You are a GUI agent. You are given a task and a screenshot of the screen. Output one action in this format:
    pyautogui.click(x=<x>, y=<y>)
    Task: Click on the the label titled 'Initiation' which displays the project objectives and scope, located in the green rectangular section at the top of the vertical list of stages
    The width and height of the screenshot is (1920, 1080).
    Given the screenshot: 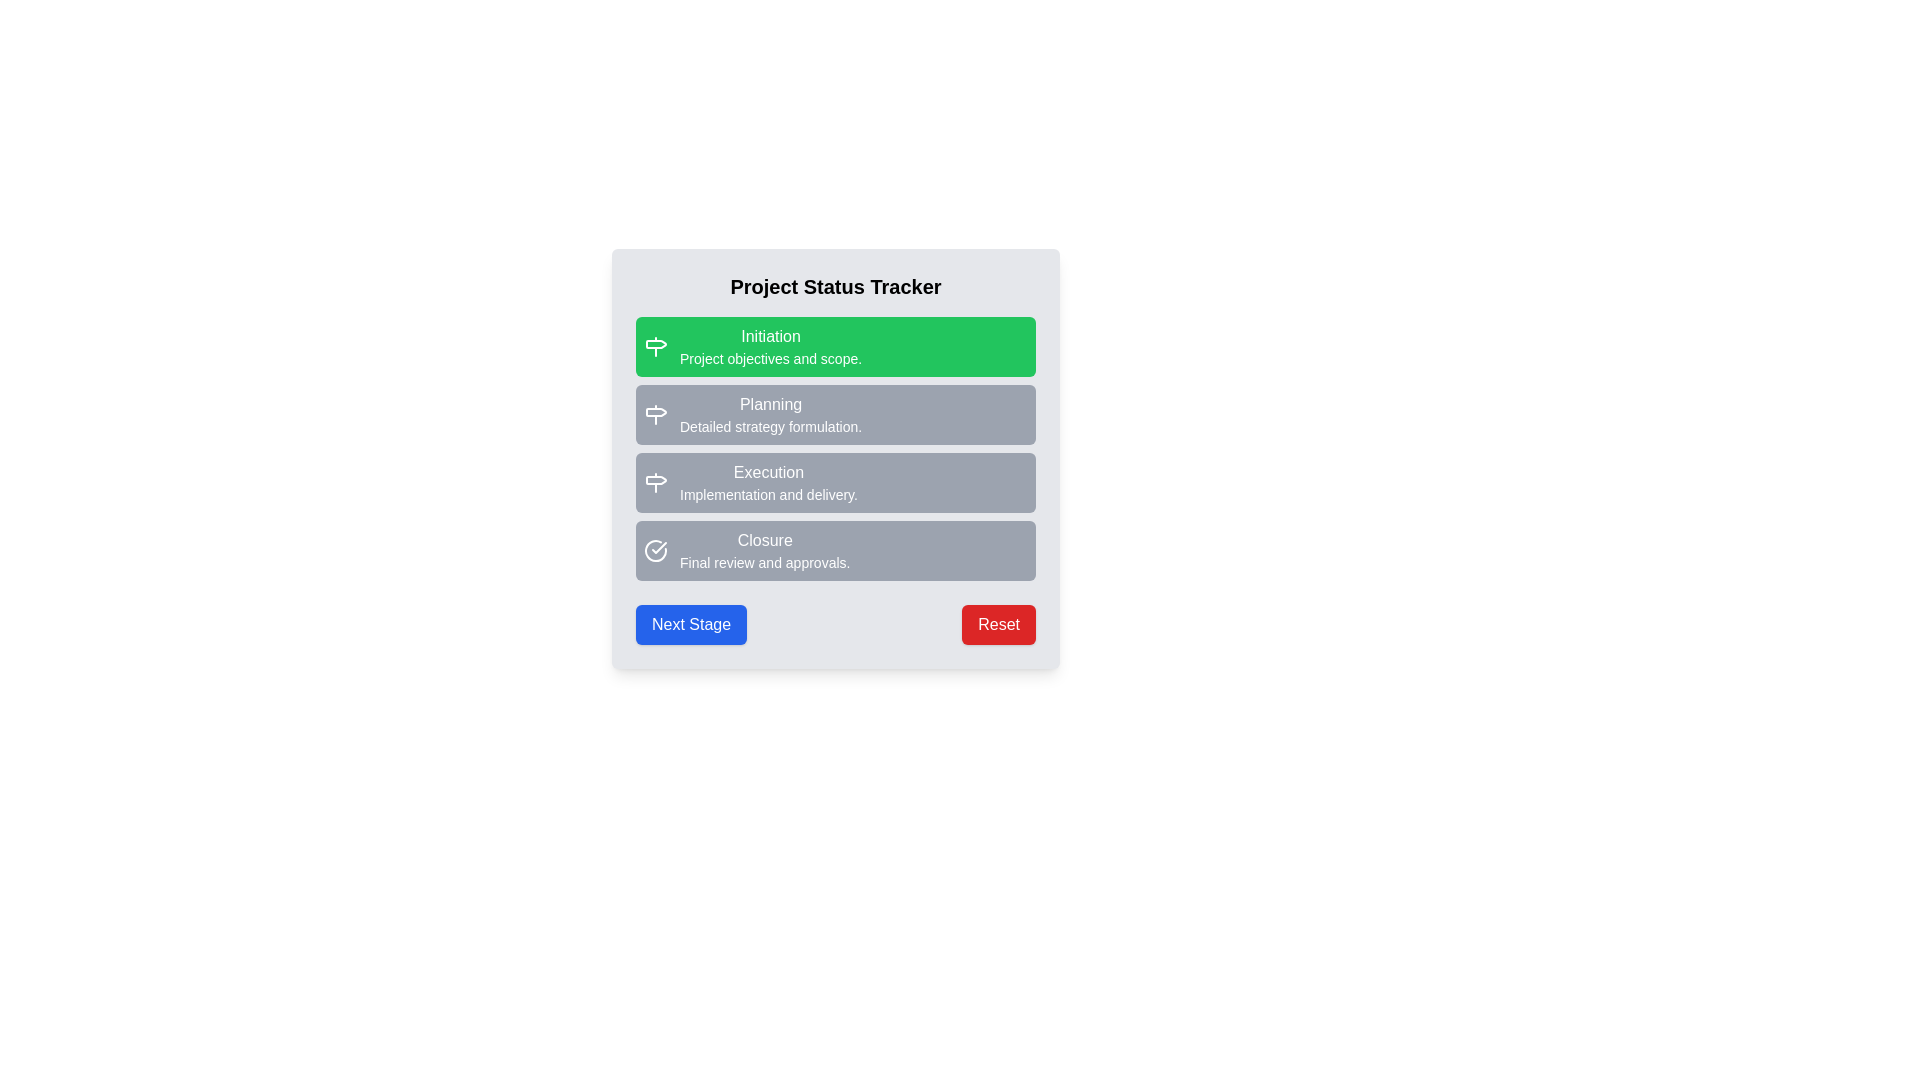 What is the action you would take?
    pyautogui.click(x=770, y=346)
    